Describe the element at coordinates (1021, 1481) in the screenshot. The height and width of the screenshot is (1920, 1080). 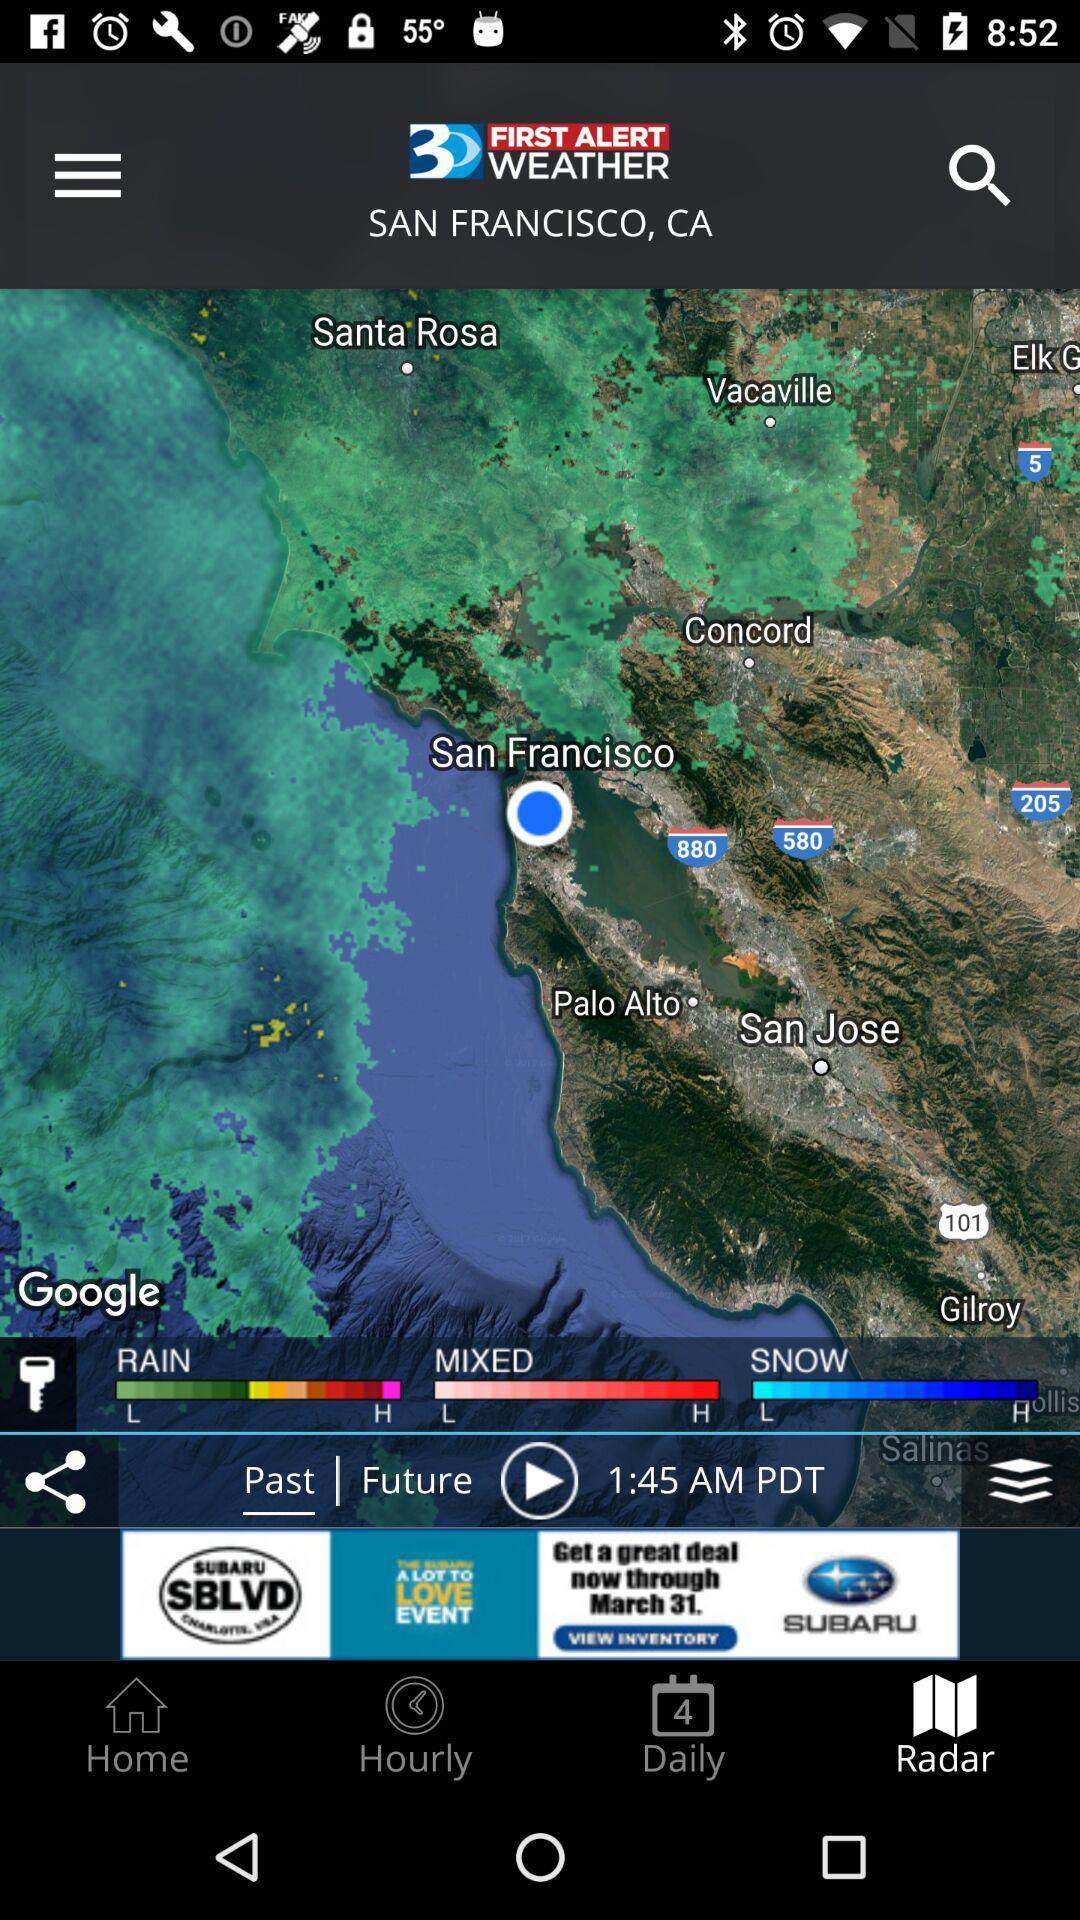
I see `the icon next to the play icon` at that location.